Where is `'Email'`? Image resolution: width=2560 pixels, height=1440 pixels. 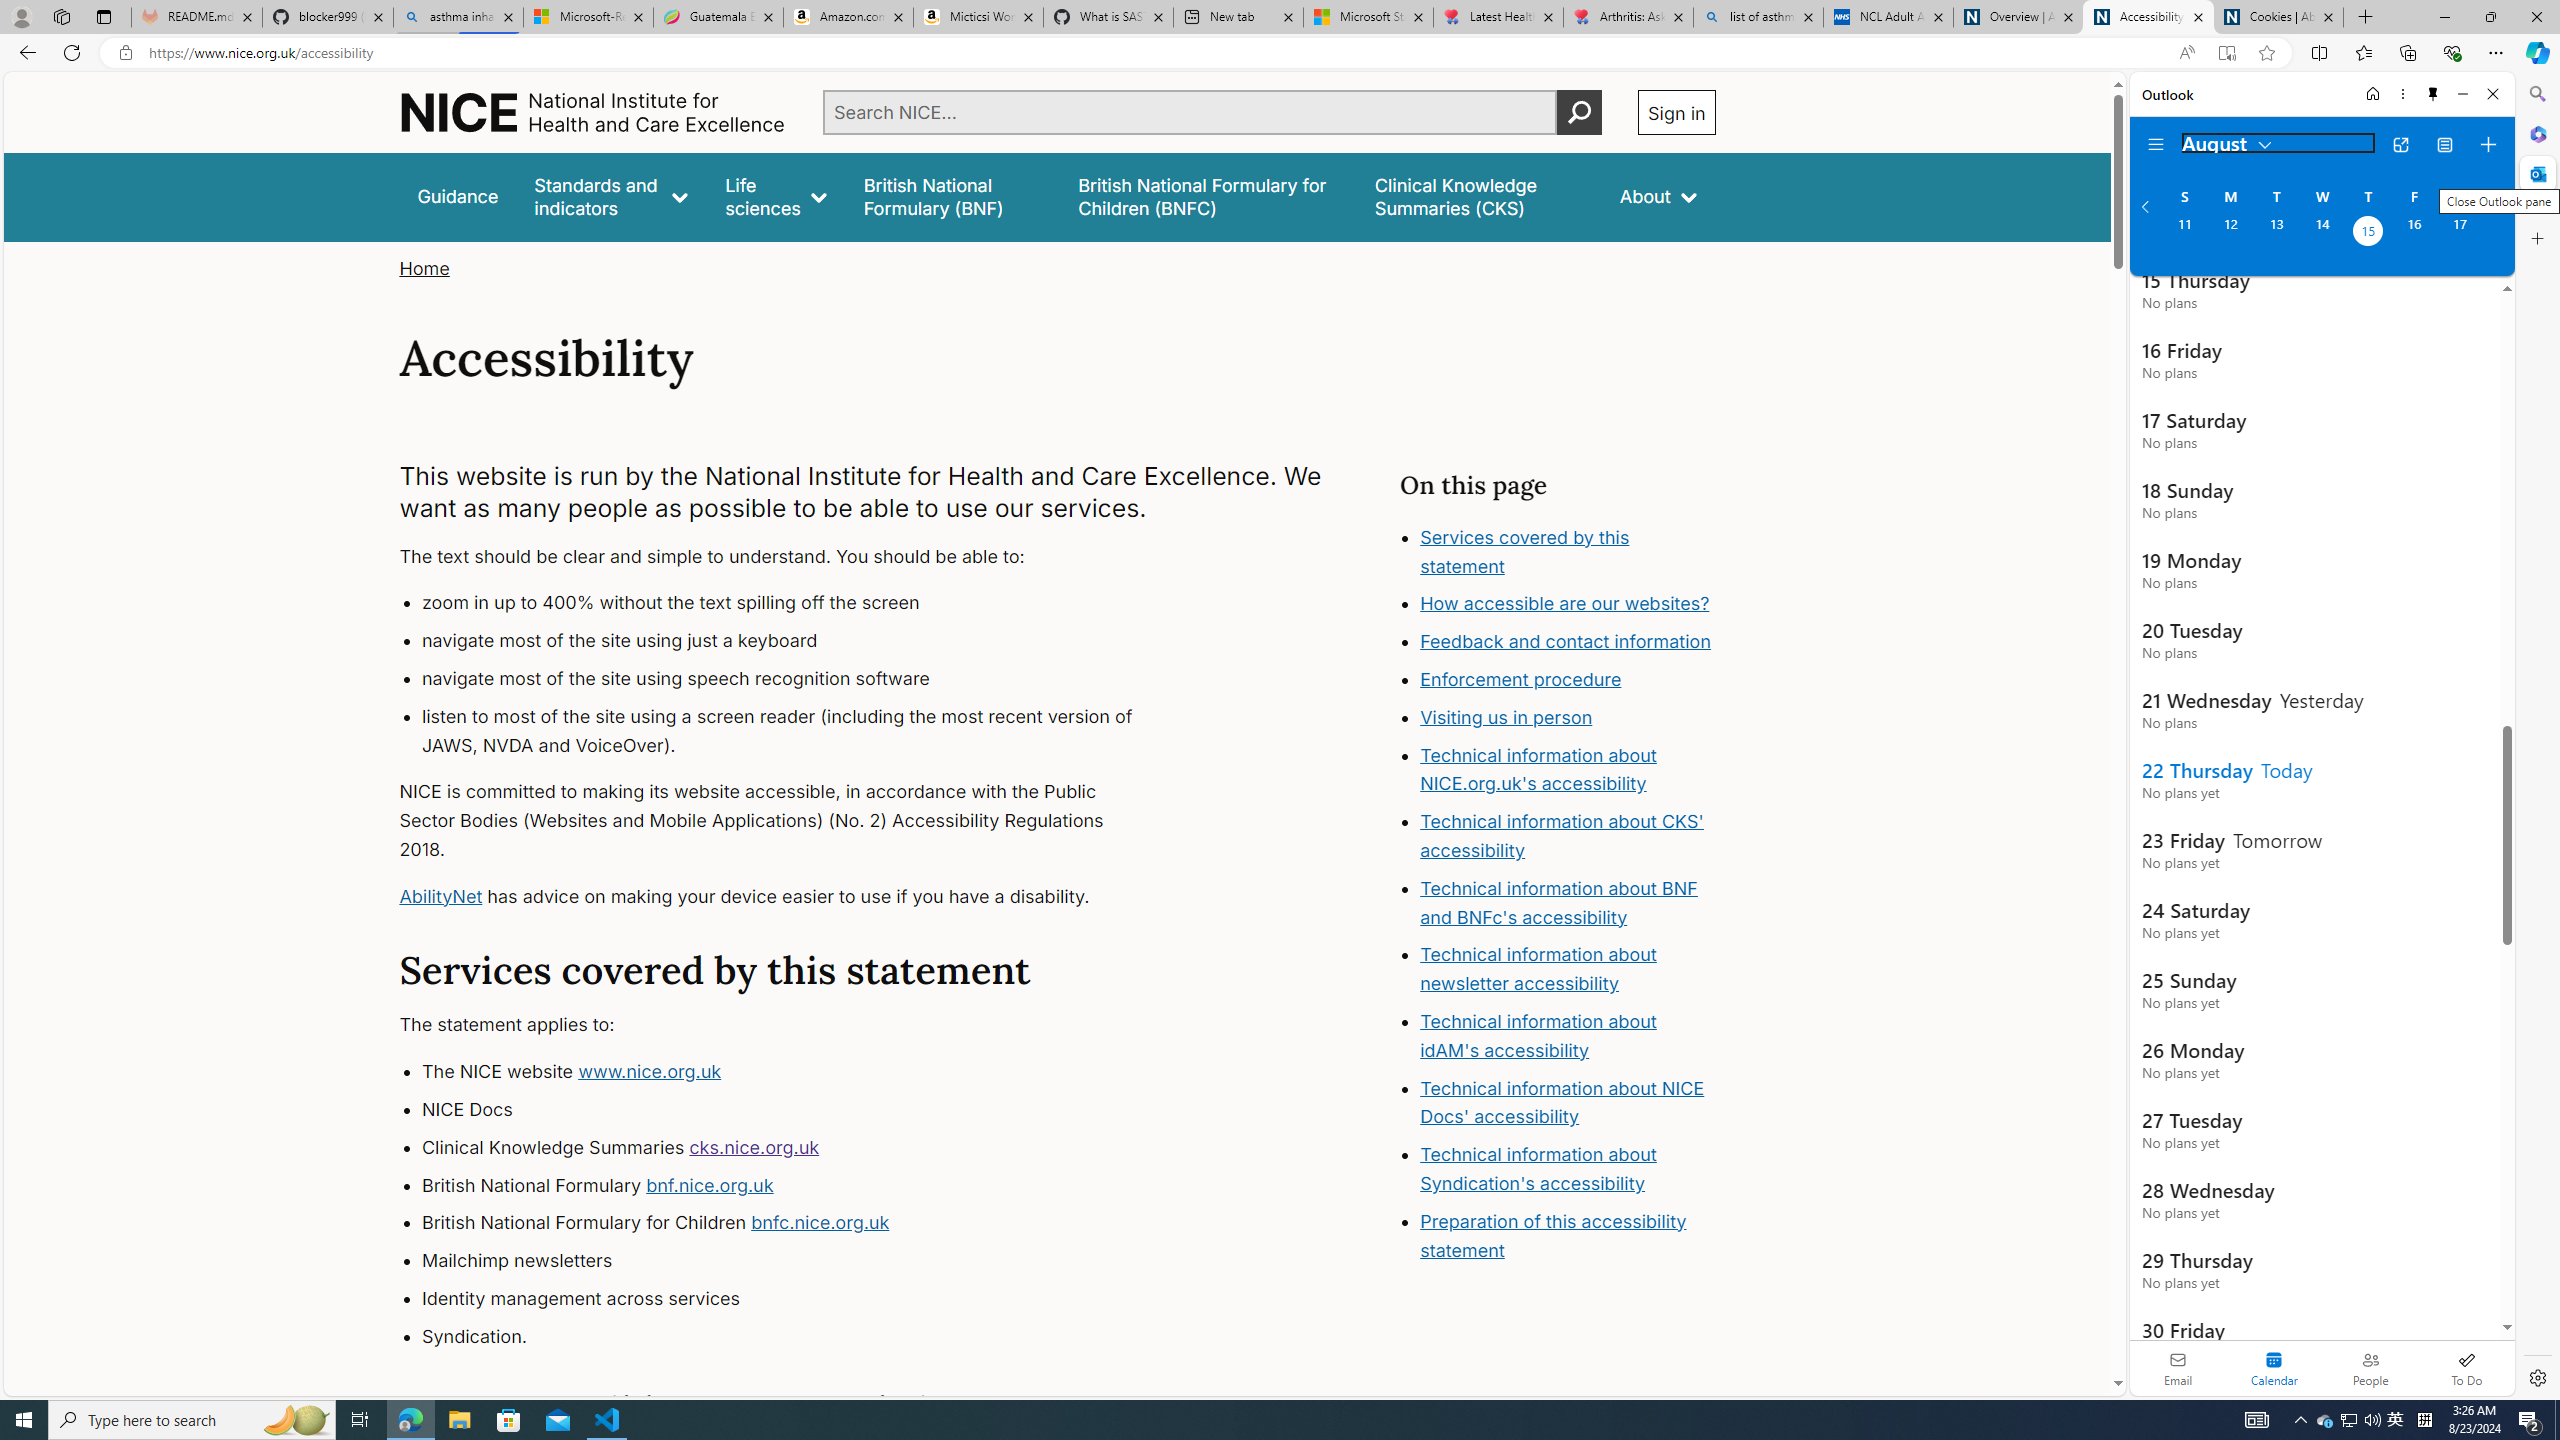 'Email' is located at coordinates (2177, 1367).